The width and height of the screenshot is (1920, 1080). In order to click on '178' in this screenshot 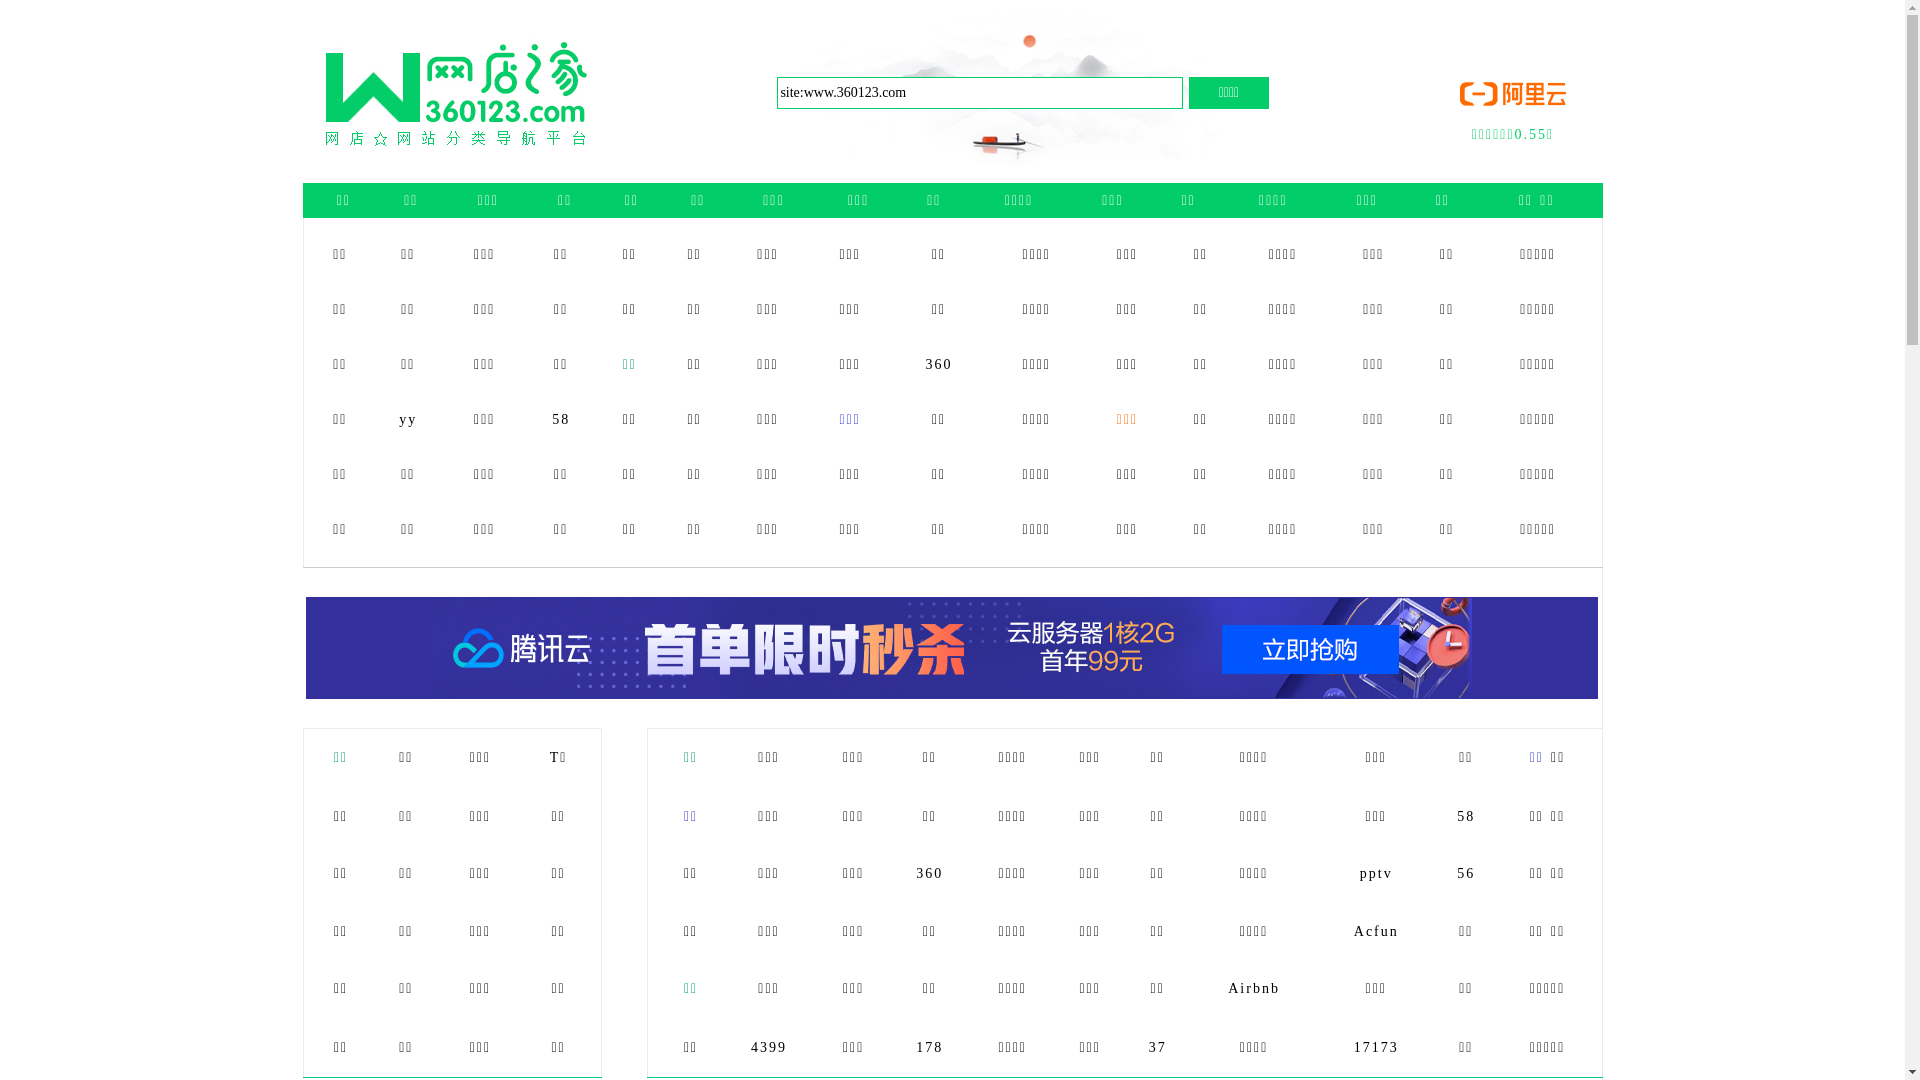, I will do `click(928, 1046)`.